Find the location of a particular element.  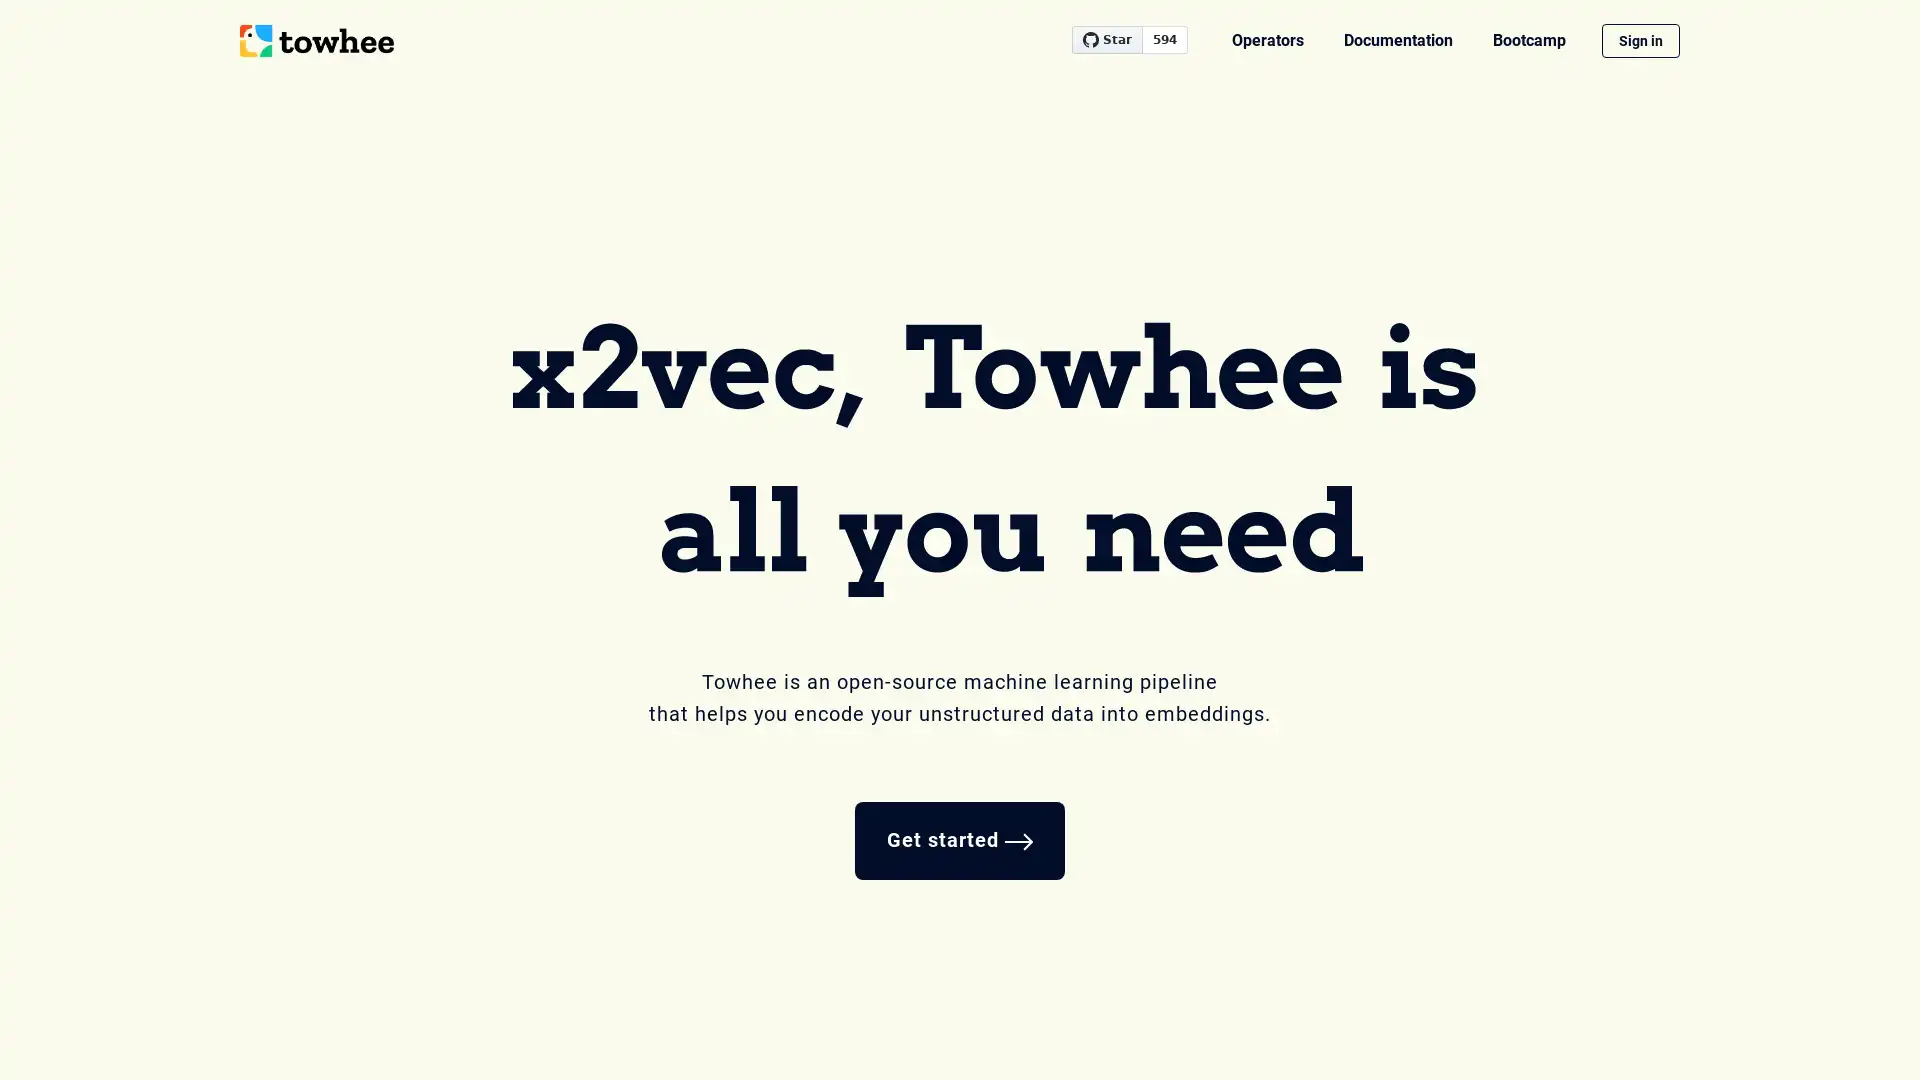

Get started is located at coordinates (960, 840).